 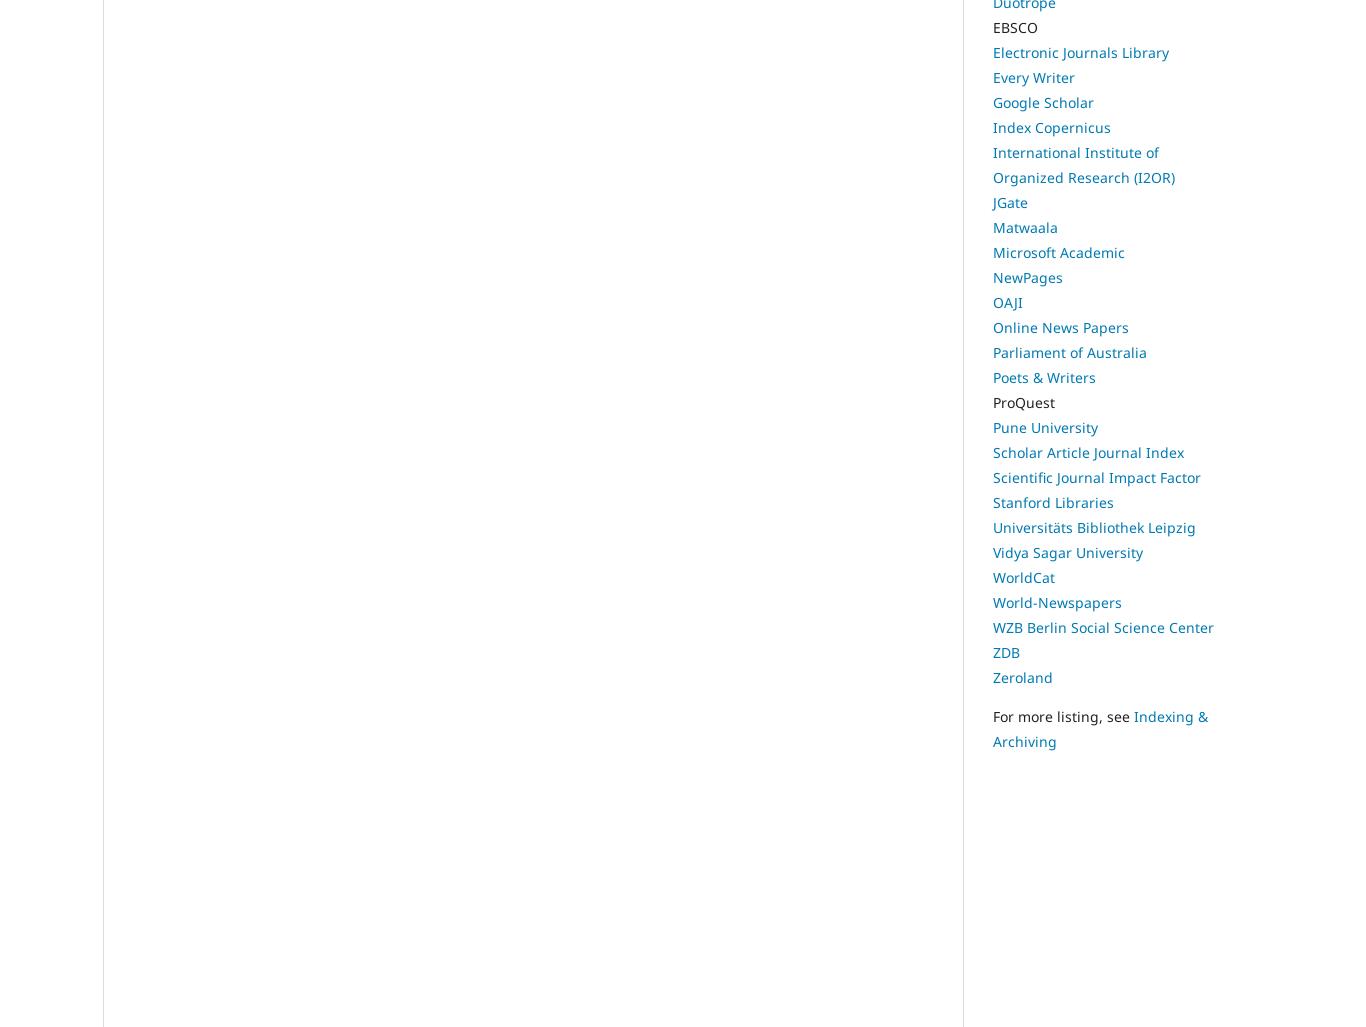 I want to click on 'WorldCat', so click(x=1023, y=577).